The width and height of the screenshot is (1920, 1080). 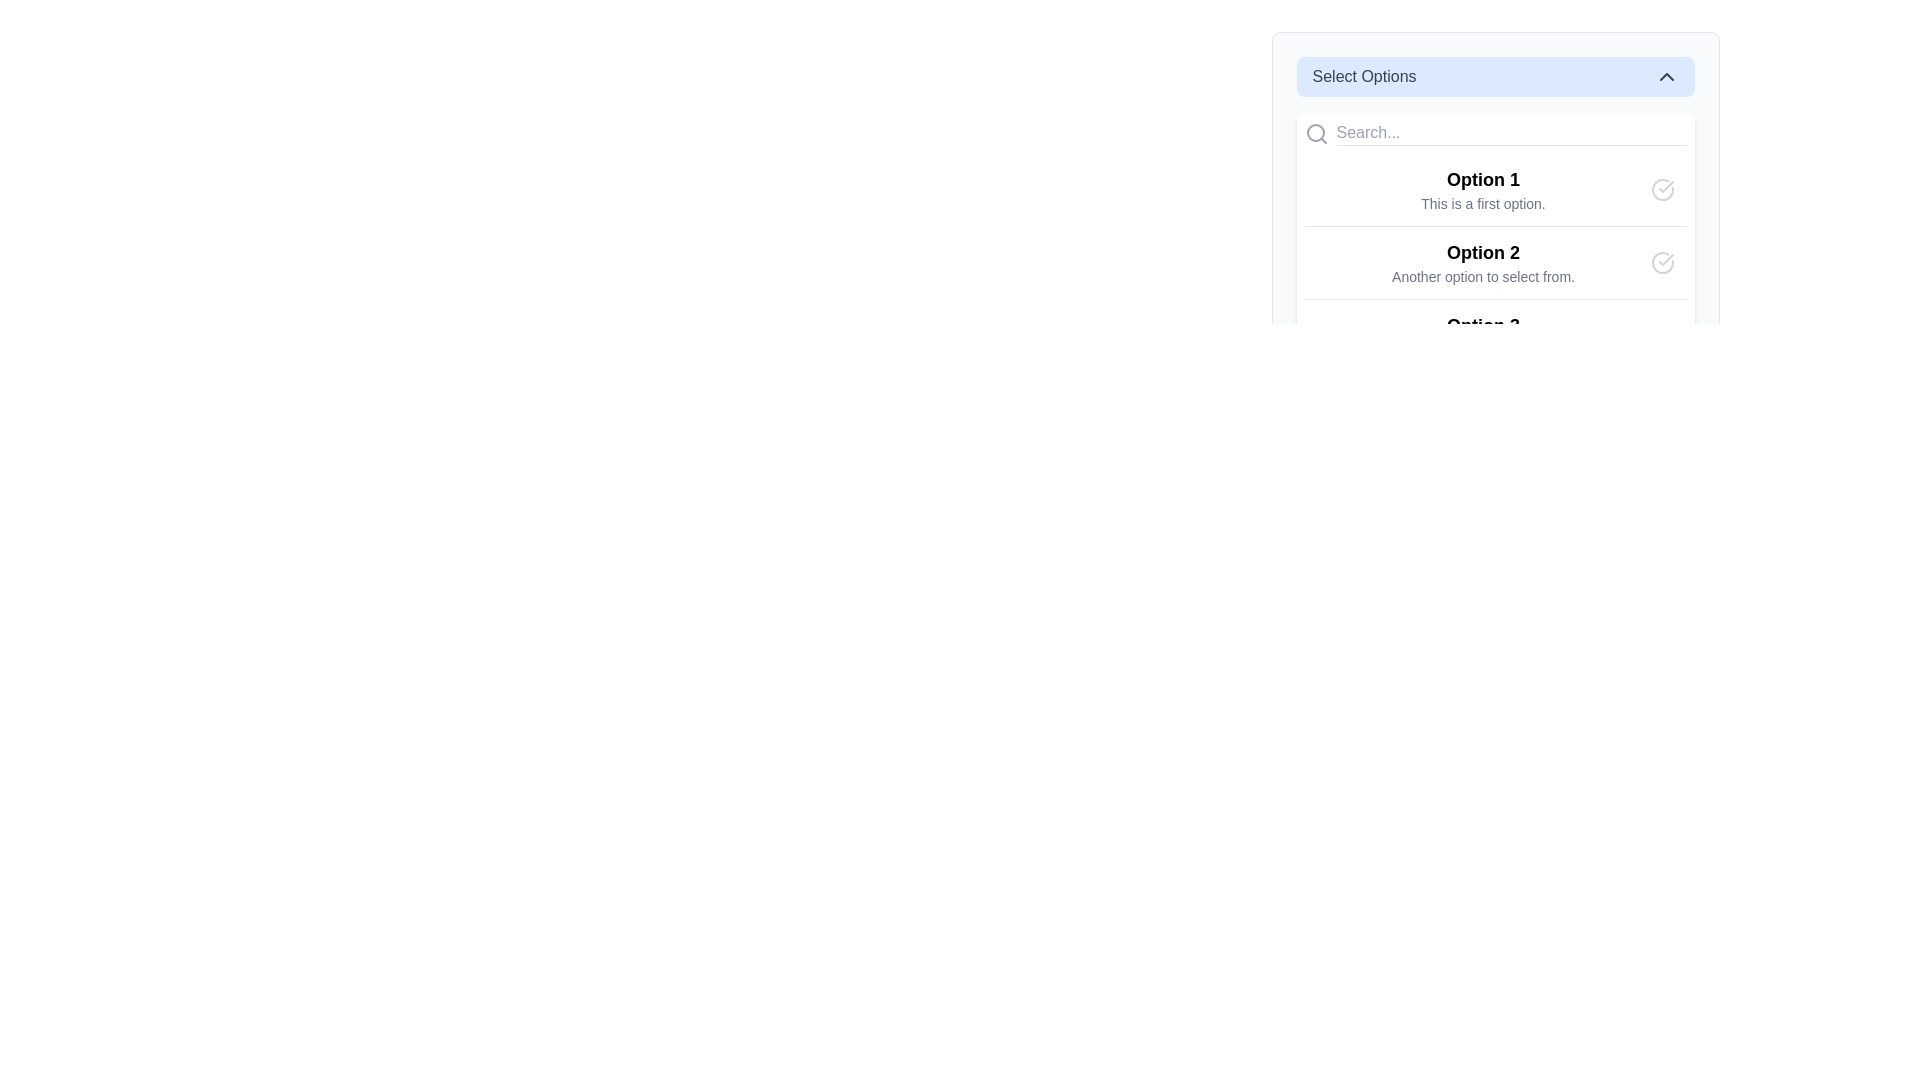 I want to click on the 'Option 1' text label to emphasize it, which is positioned at the top of a list within a dropdown menu, so click(x=1483, y=180).